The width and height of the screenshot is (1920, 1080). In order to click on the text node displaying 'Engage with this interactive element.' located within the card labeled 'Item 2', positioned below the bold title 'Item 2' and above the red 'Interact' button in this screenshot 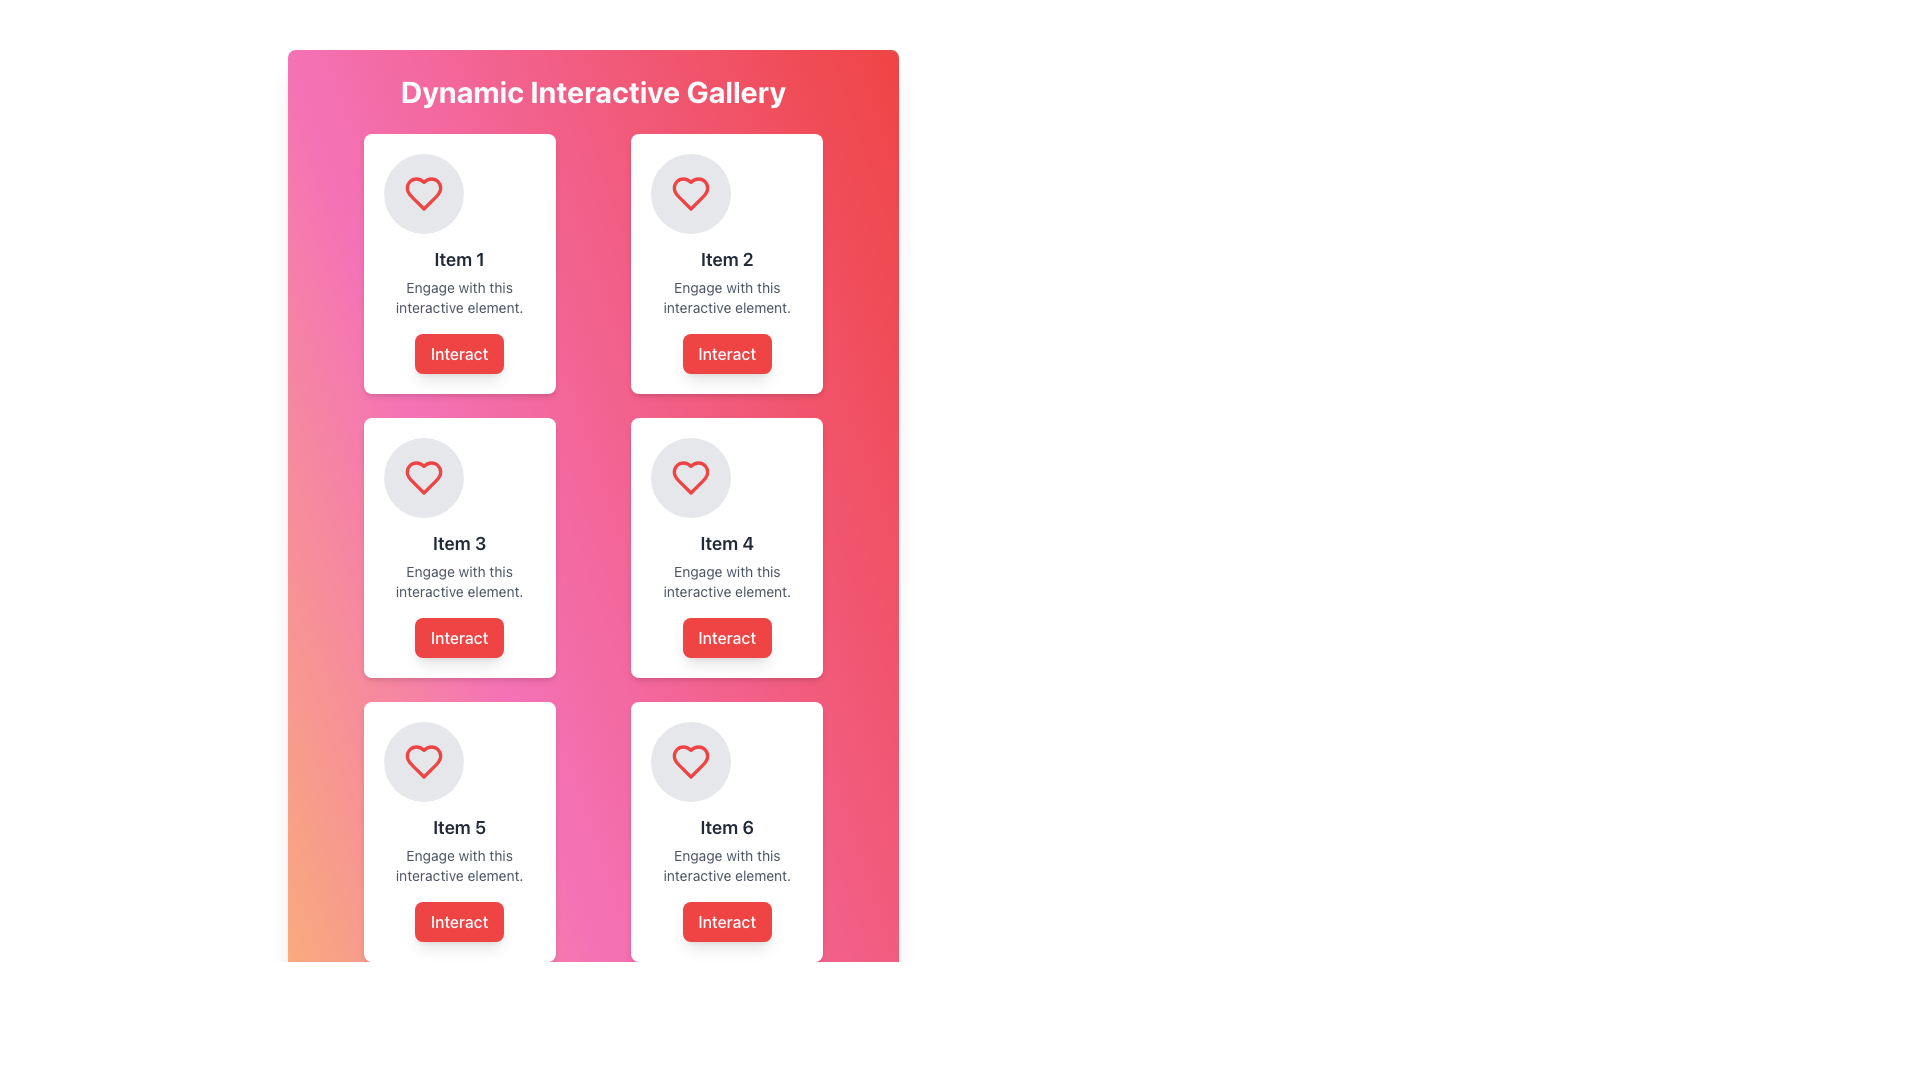, I will do `click(726, 297)`.